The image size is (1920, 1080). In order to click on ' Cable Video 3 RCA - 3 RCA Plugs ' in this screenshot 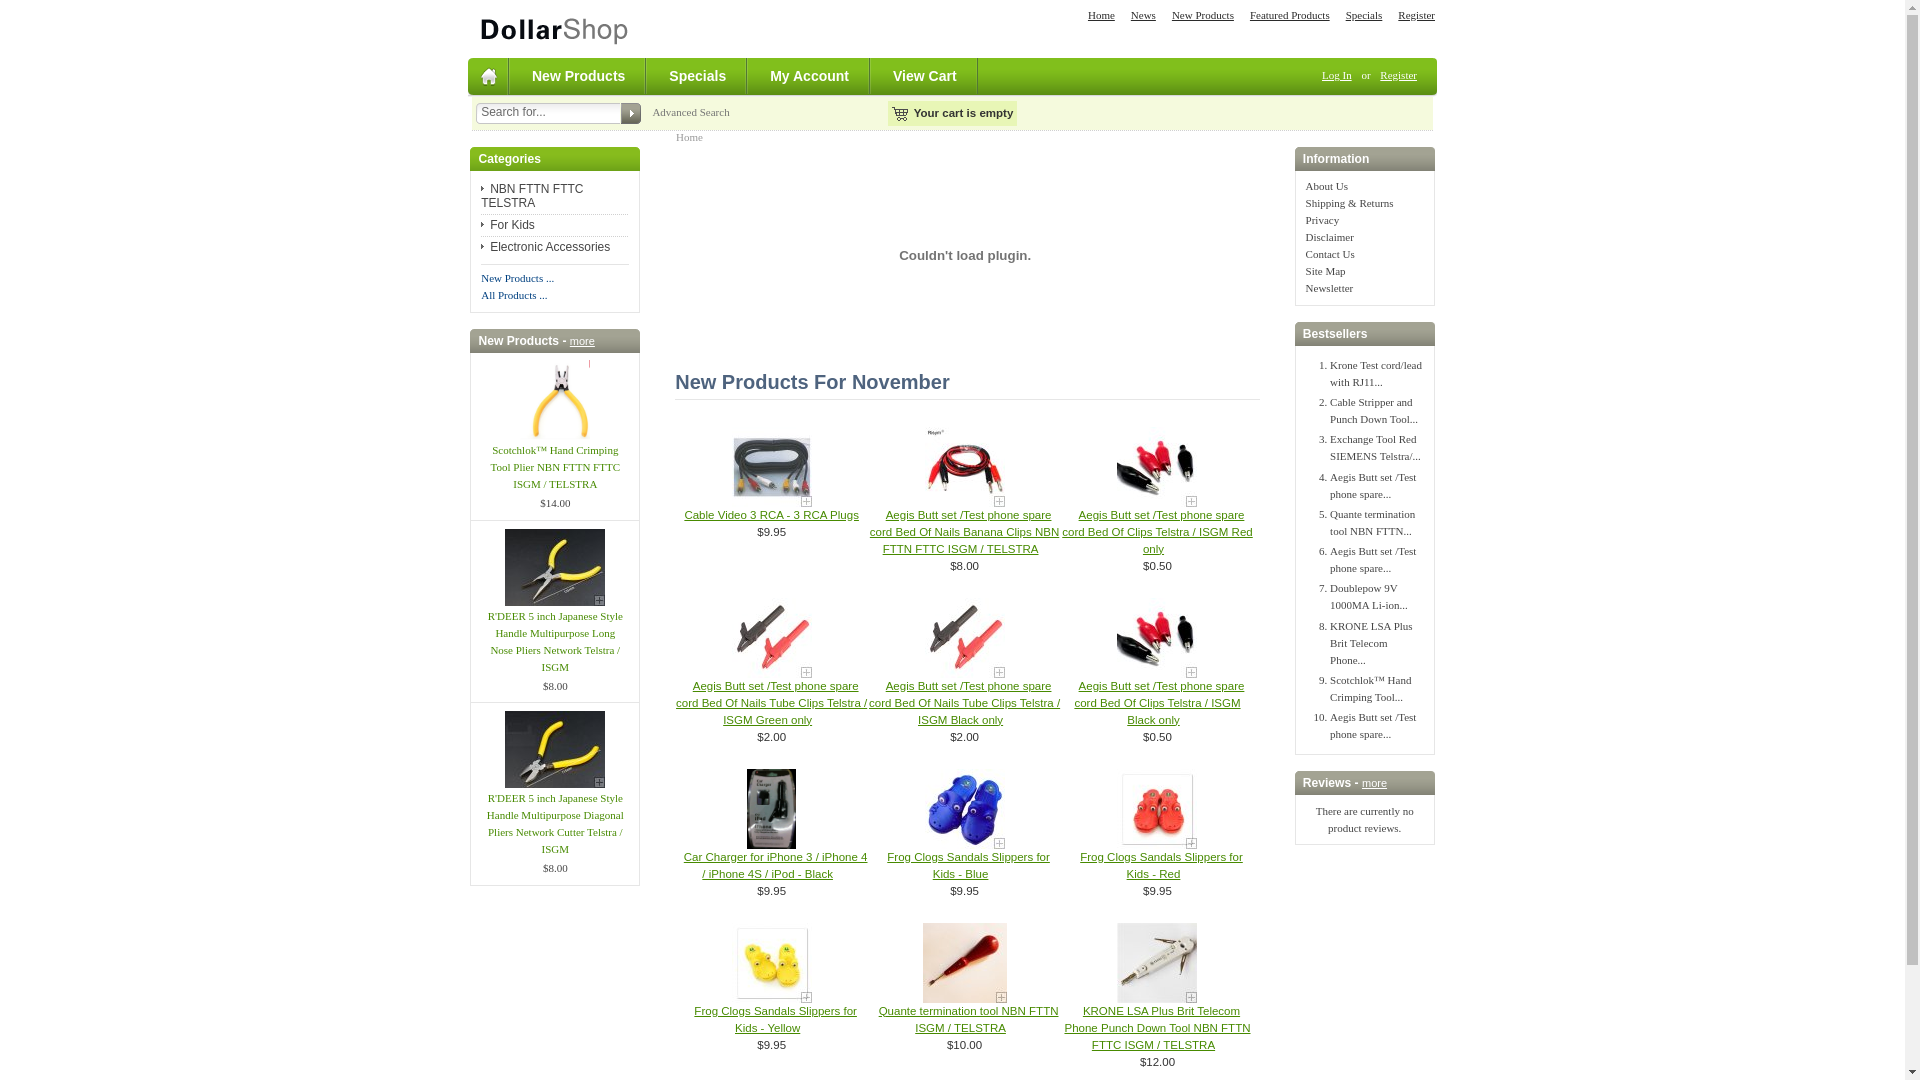, I will do `click(771, 466)`.